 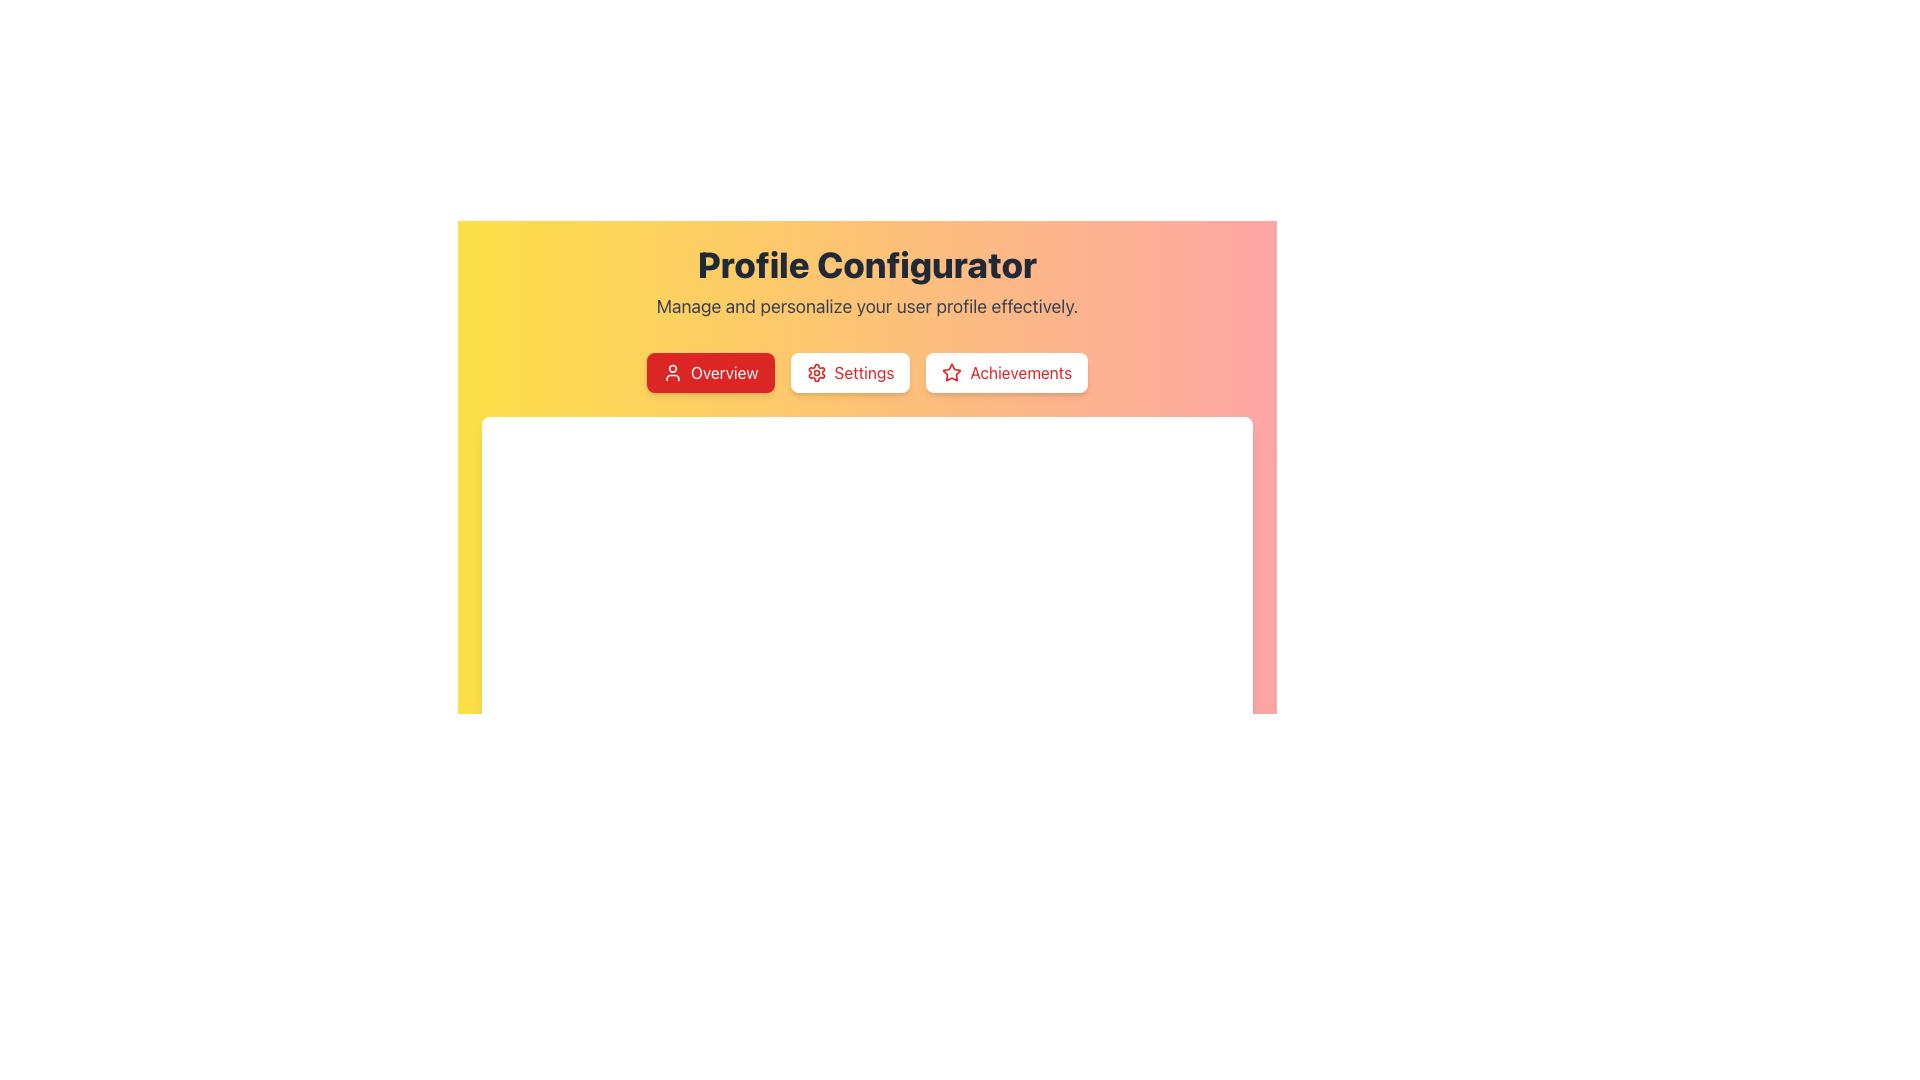 What do you see at coordinates (672, 373) in the screenshot?
I see `the 'Overview' icon located to the left of the 'Overview' text label, positioned at the top section of the interface` at bounding box center [672, 373].